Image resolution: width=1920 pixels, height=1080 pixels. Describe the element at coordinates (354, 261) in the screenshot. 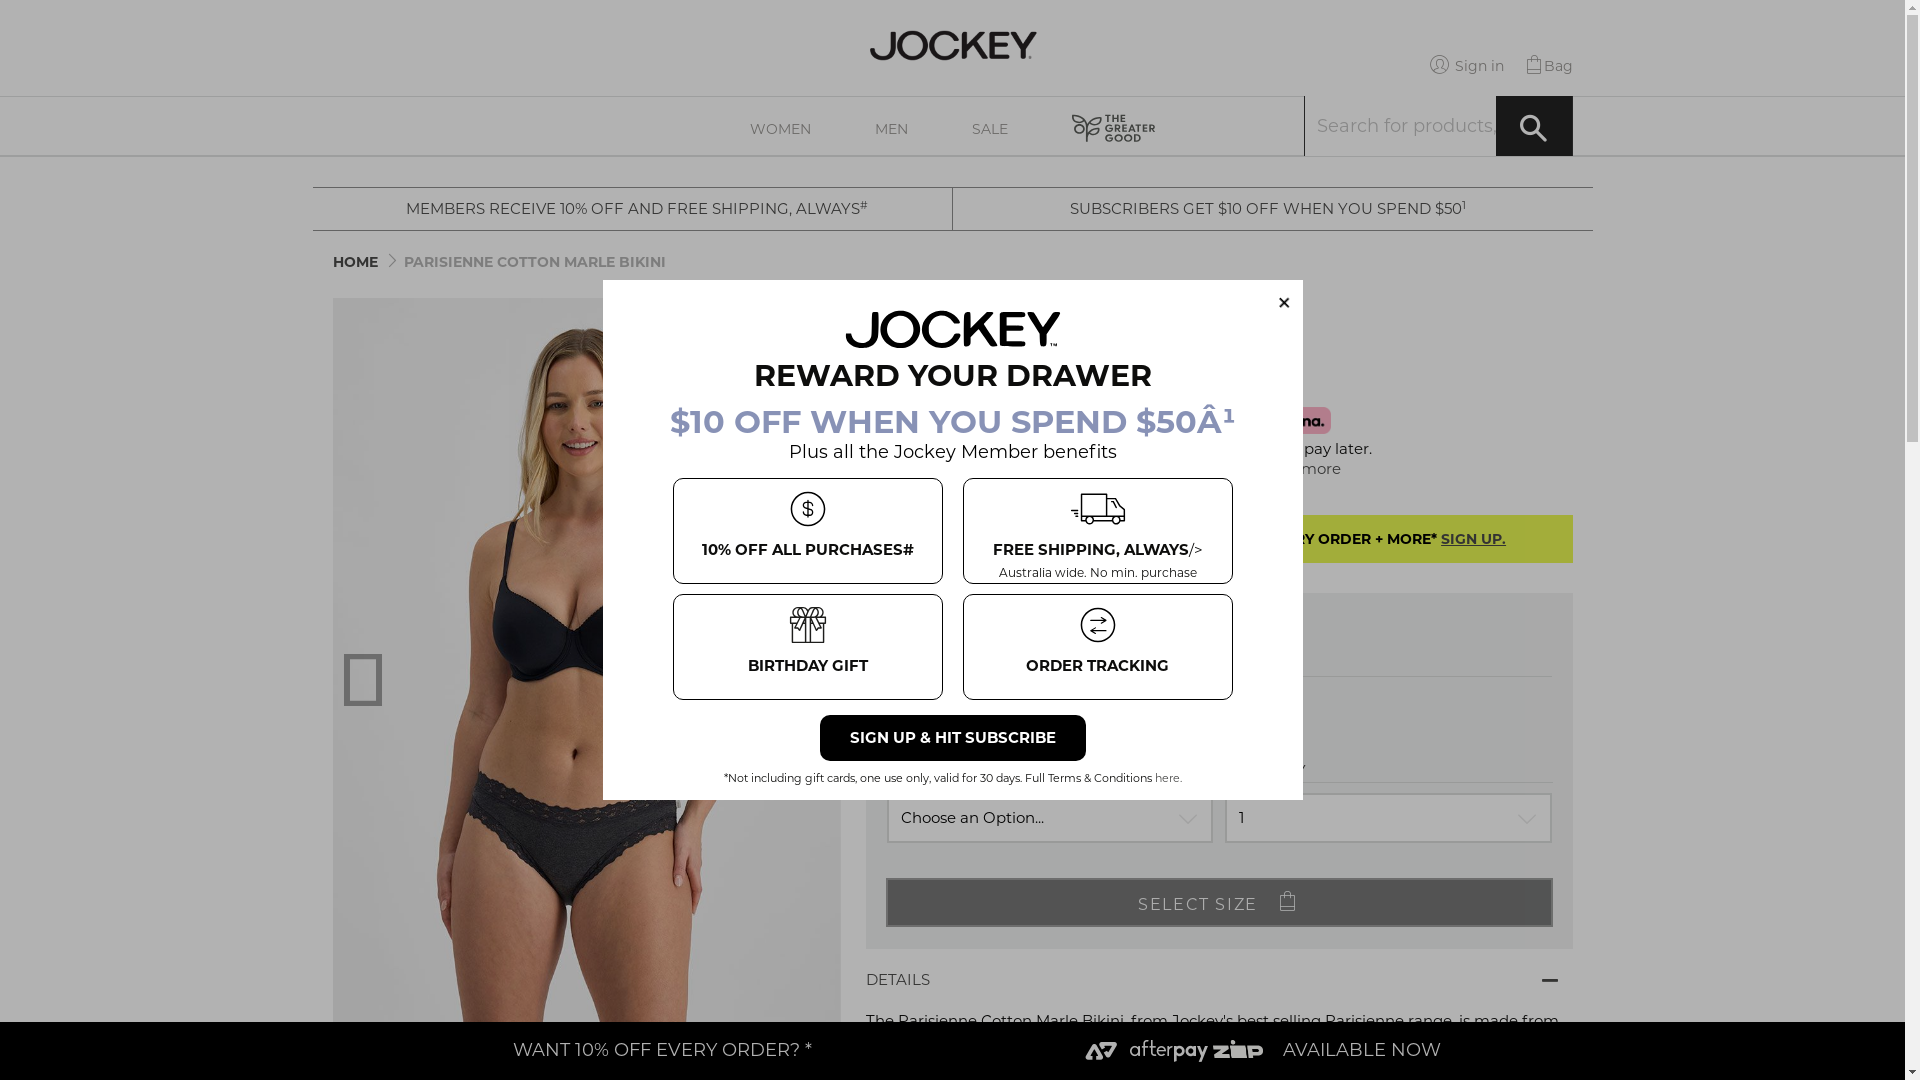

I see `'HOME'` at that location.